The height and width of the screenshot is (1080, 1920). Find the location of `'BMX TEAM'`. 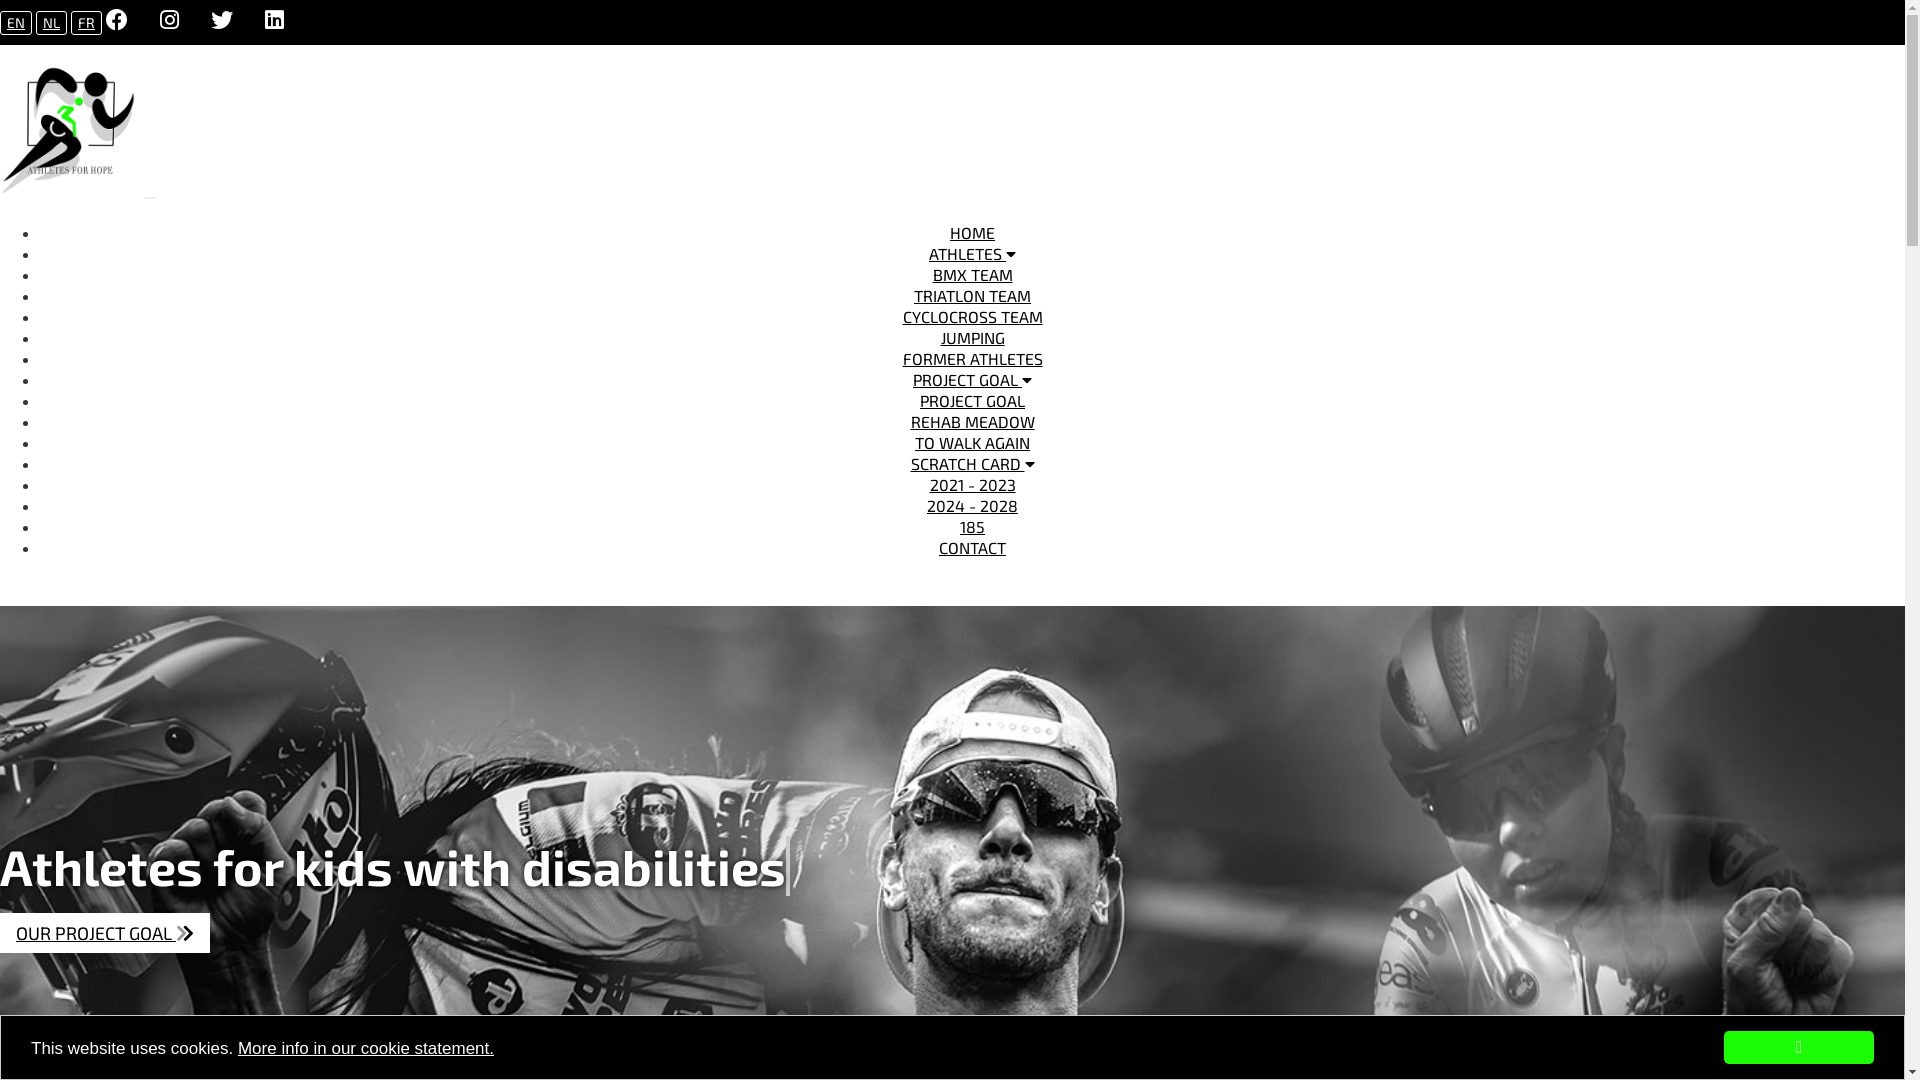

'BMX TEAM' is located at coordinates (971, 274).